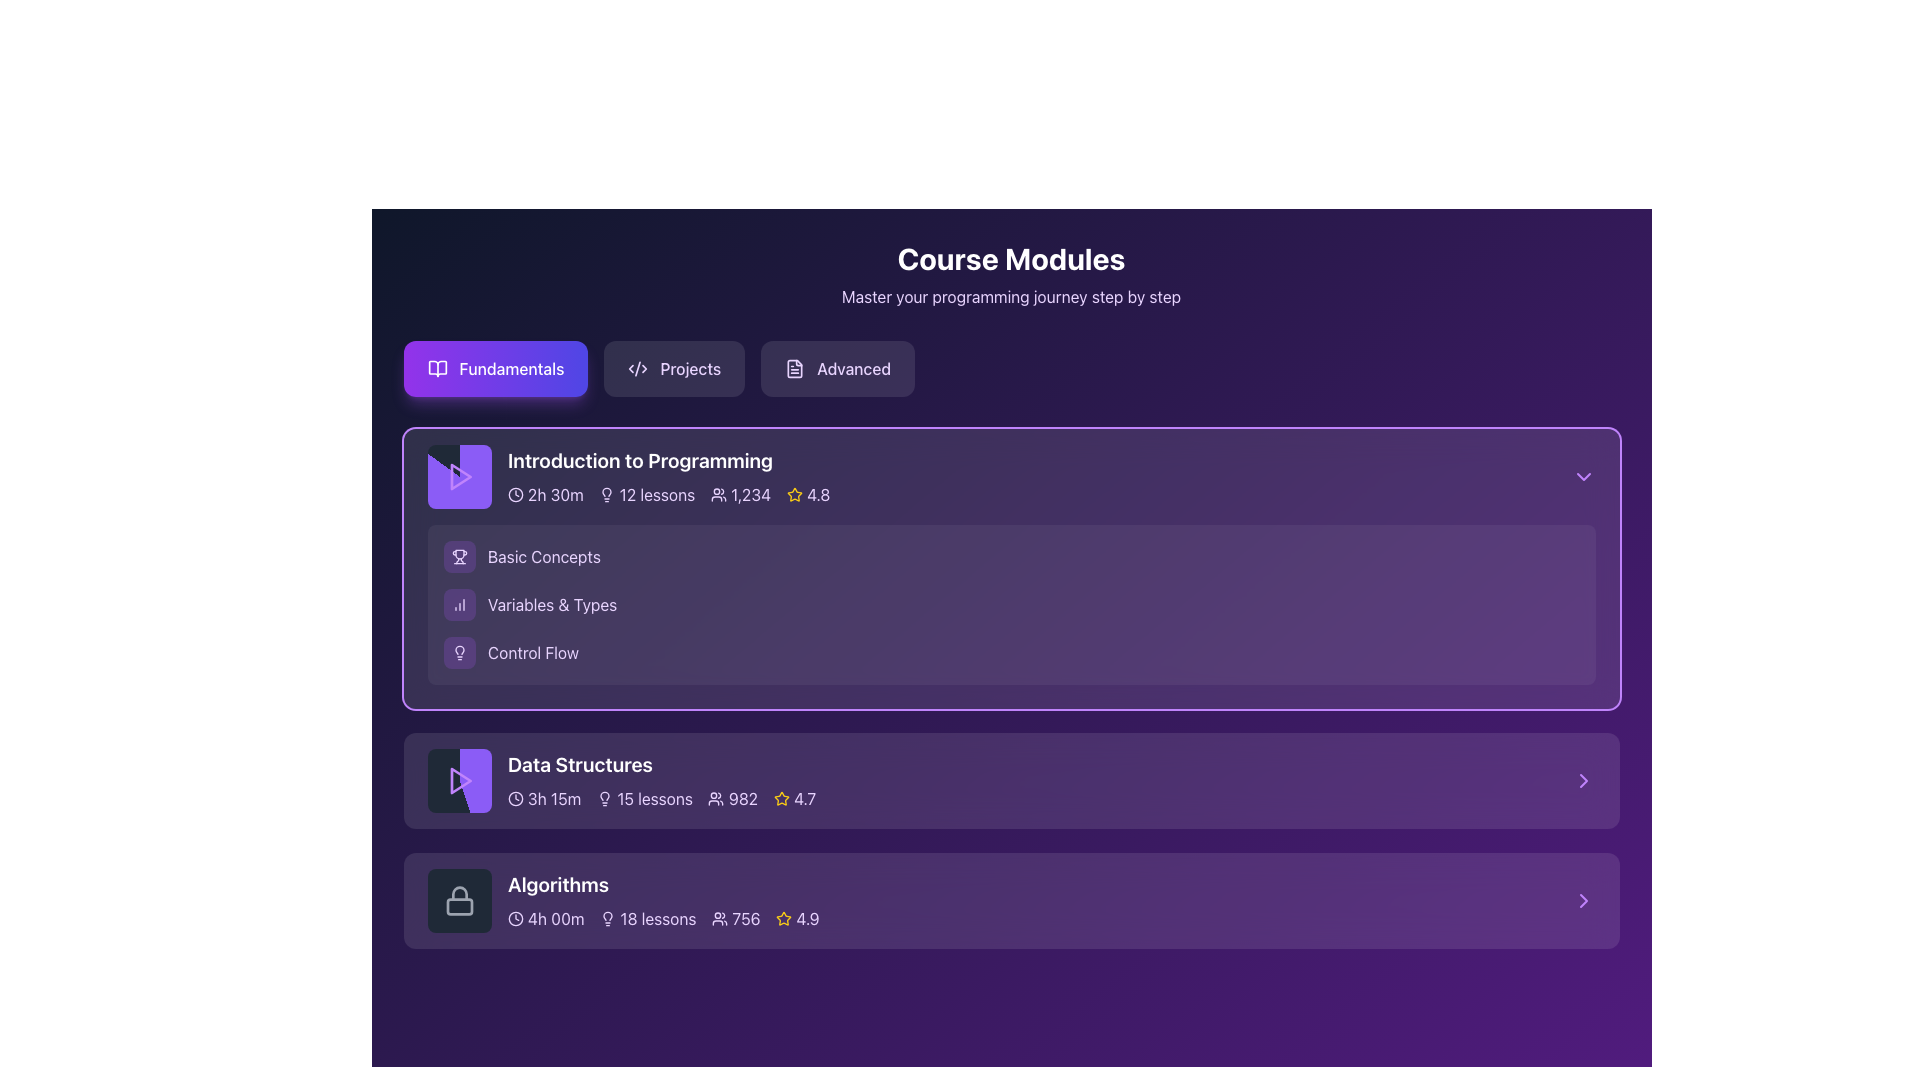 The width and height of the screenshot is (1920, 1080). Describe the element at coordinates (782, 918) in the screenshot. I see `the yellow outlined star icon representing a rating in the 'Algorithms' course module, located at the bottom right corner of the module box` at that location.